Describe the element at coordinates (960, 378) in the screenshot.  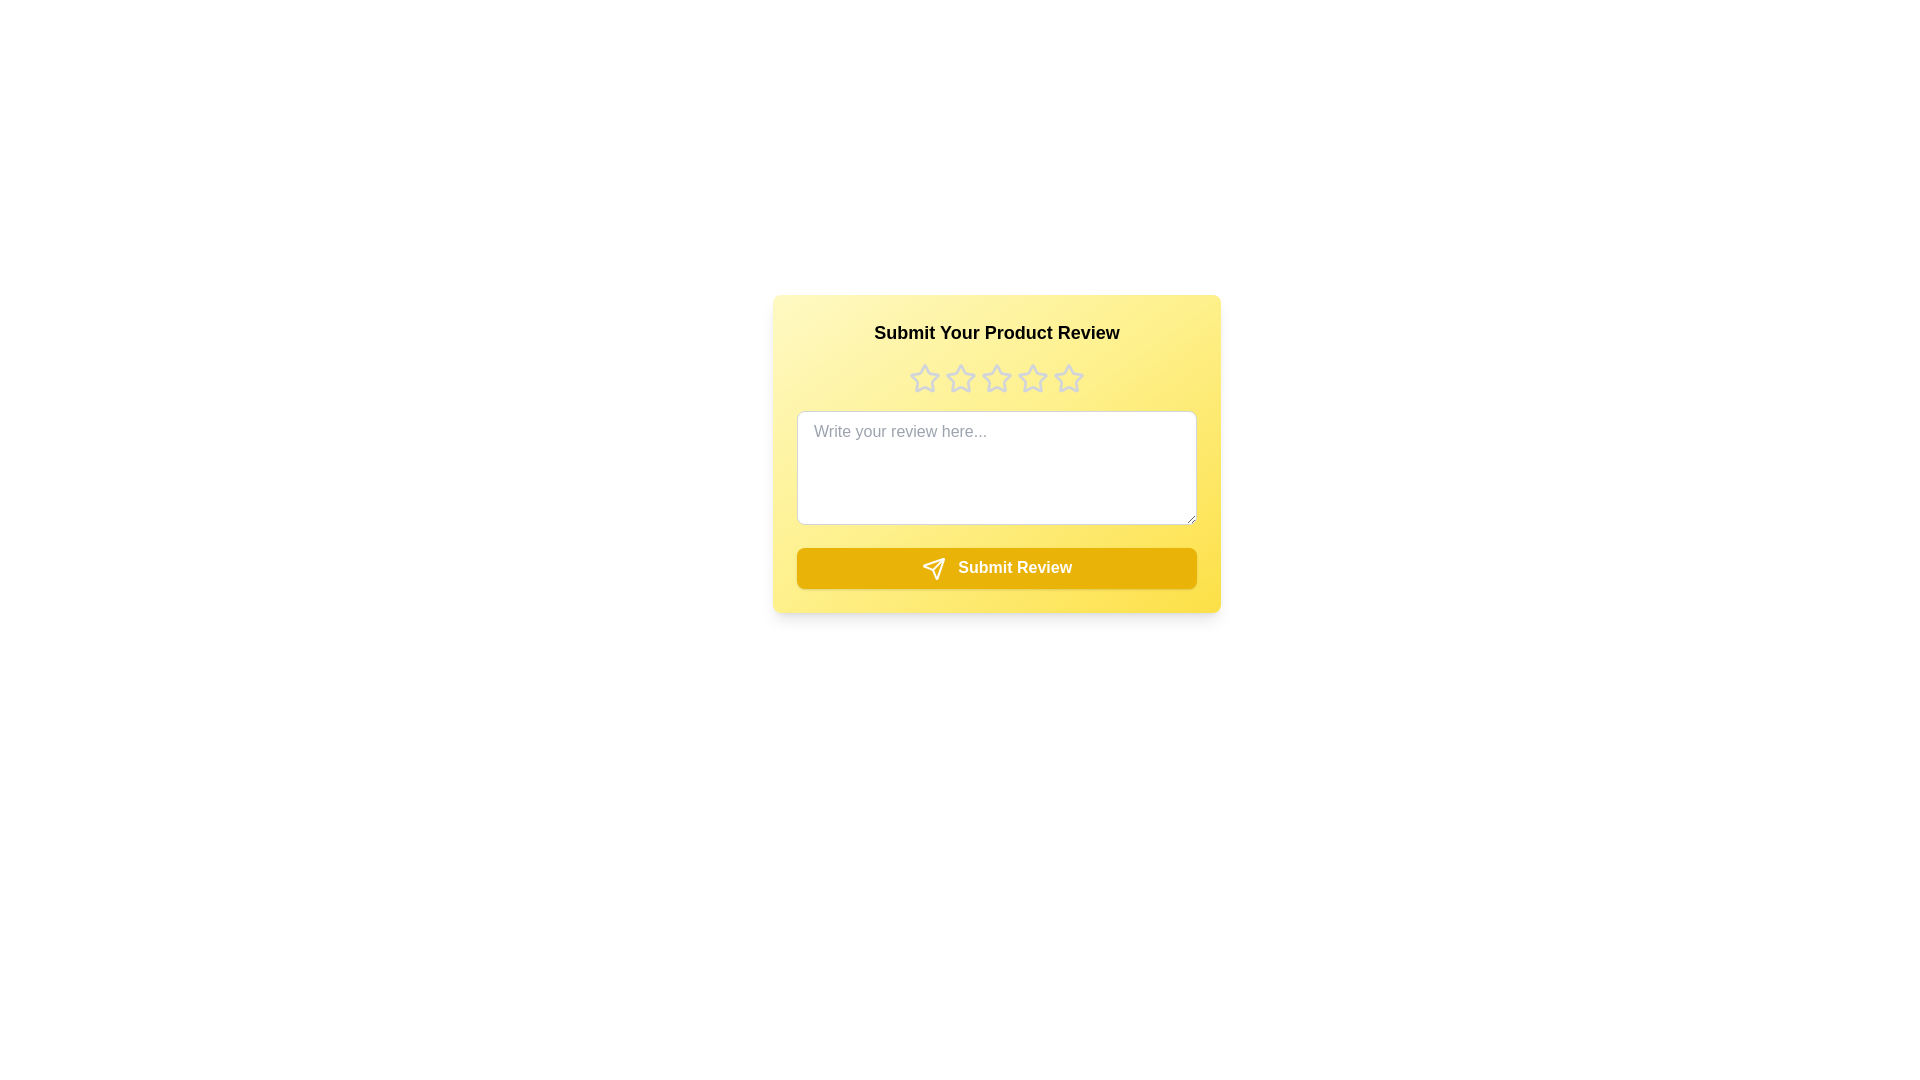
I see `the second star icon from the left in the row of five stars` at that location.